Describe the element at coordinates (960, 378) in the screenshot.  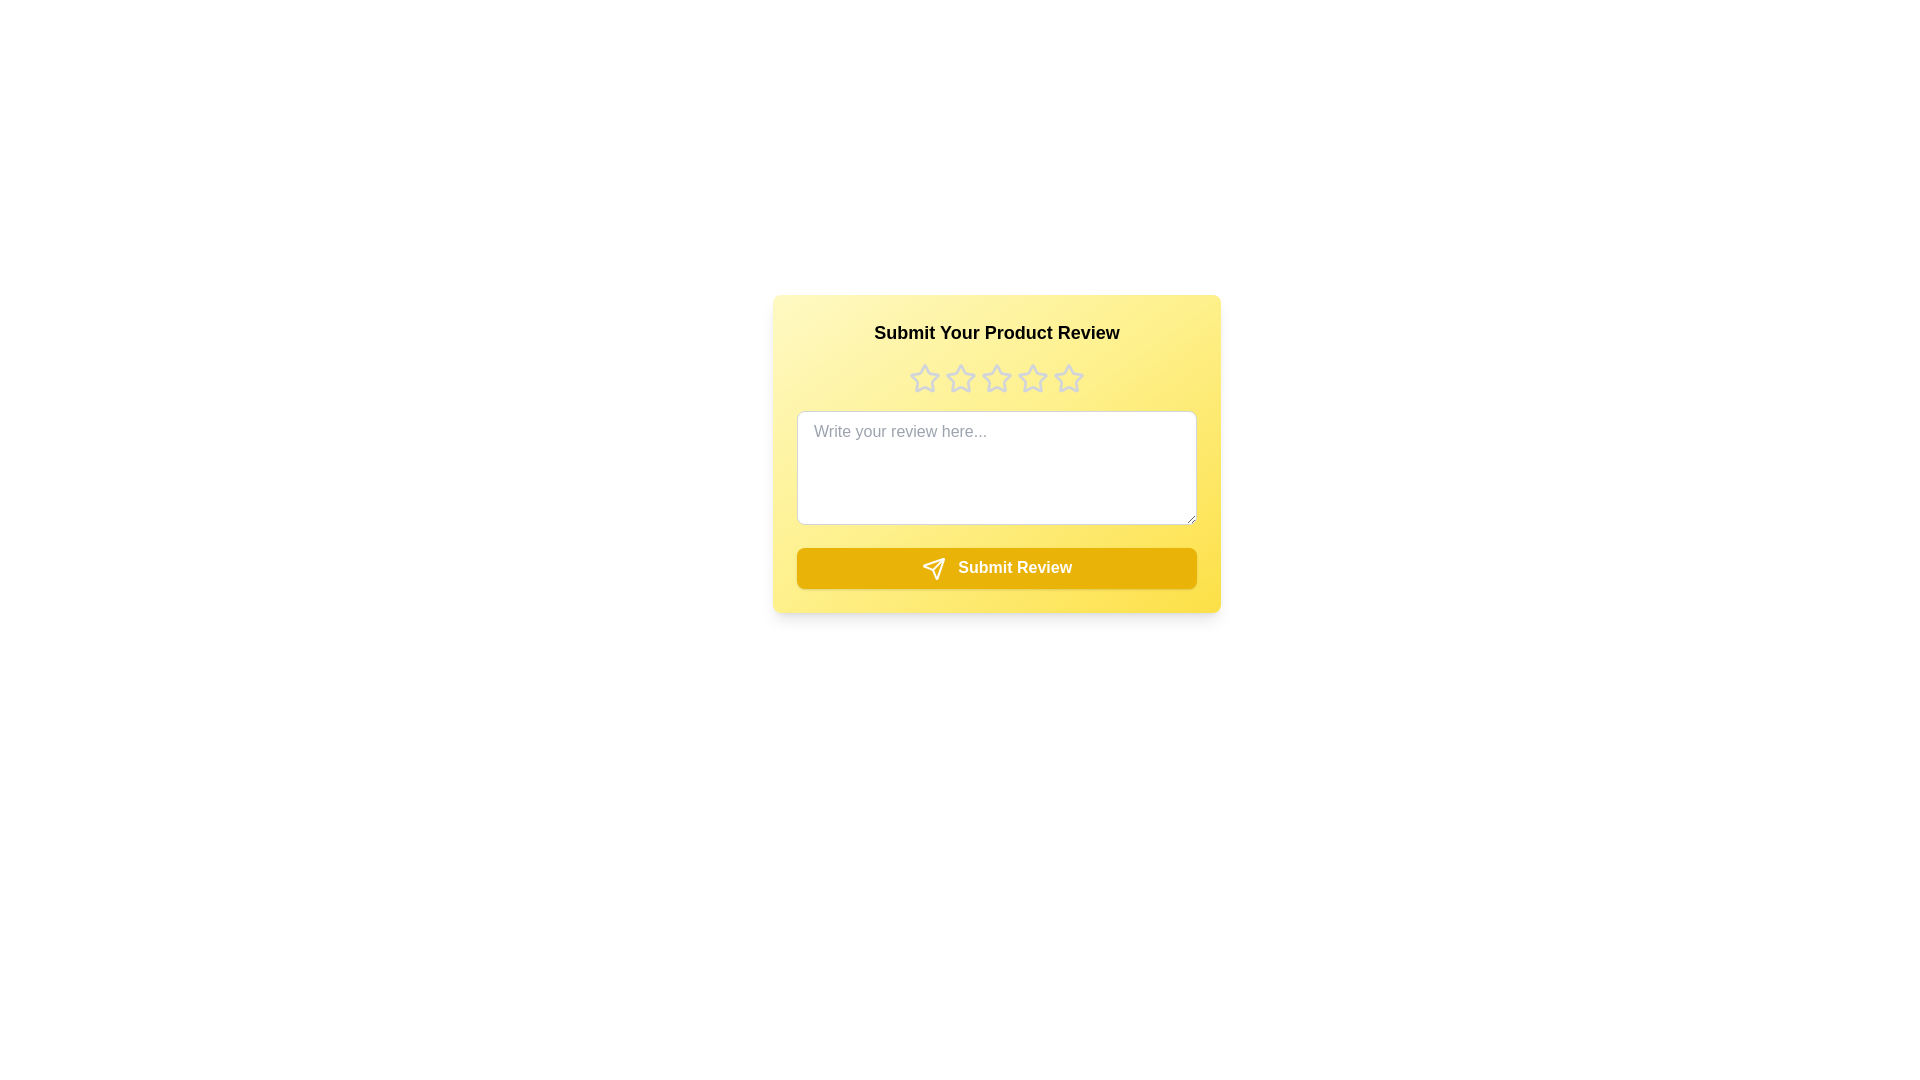
I see `the second star icon from the left in the row of five stars` at that location.